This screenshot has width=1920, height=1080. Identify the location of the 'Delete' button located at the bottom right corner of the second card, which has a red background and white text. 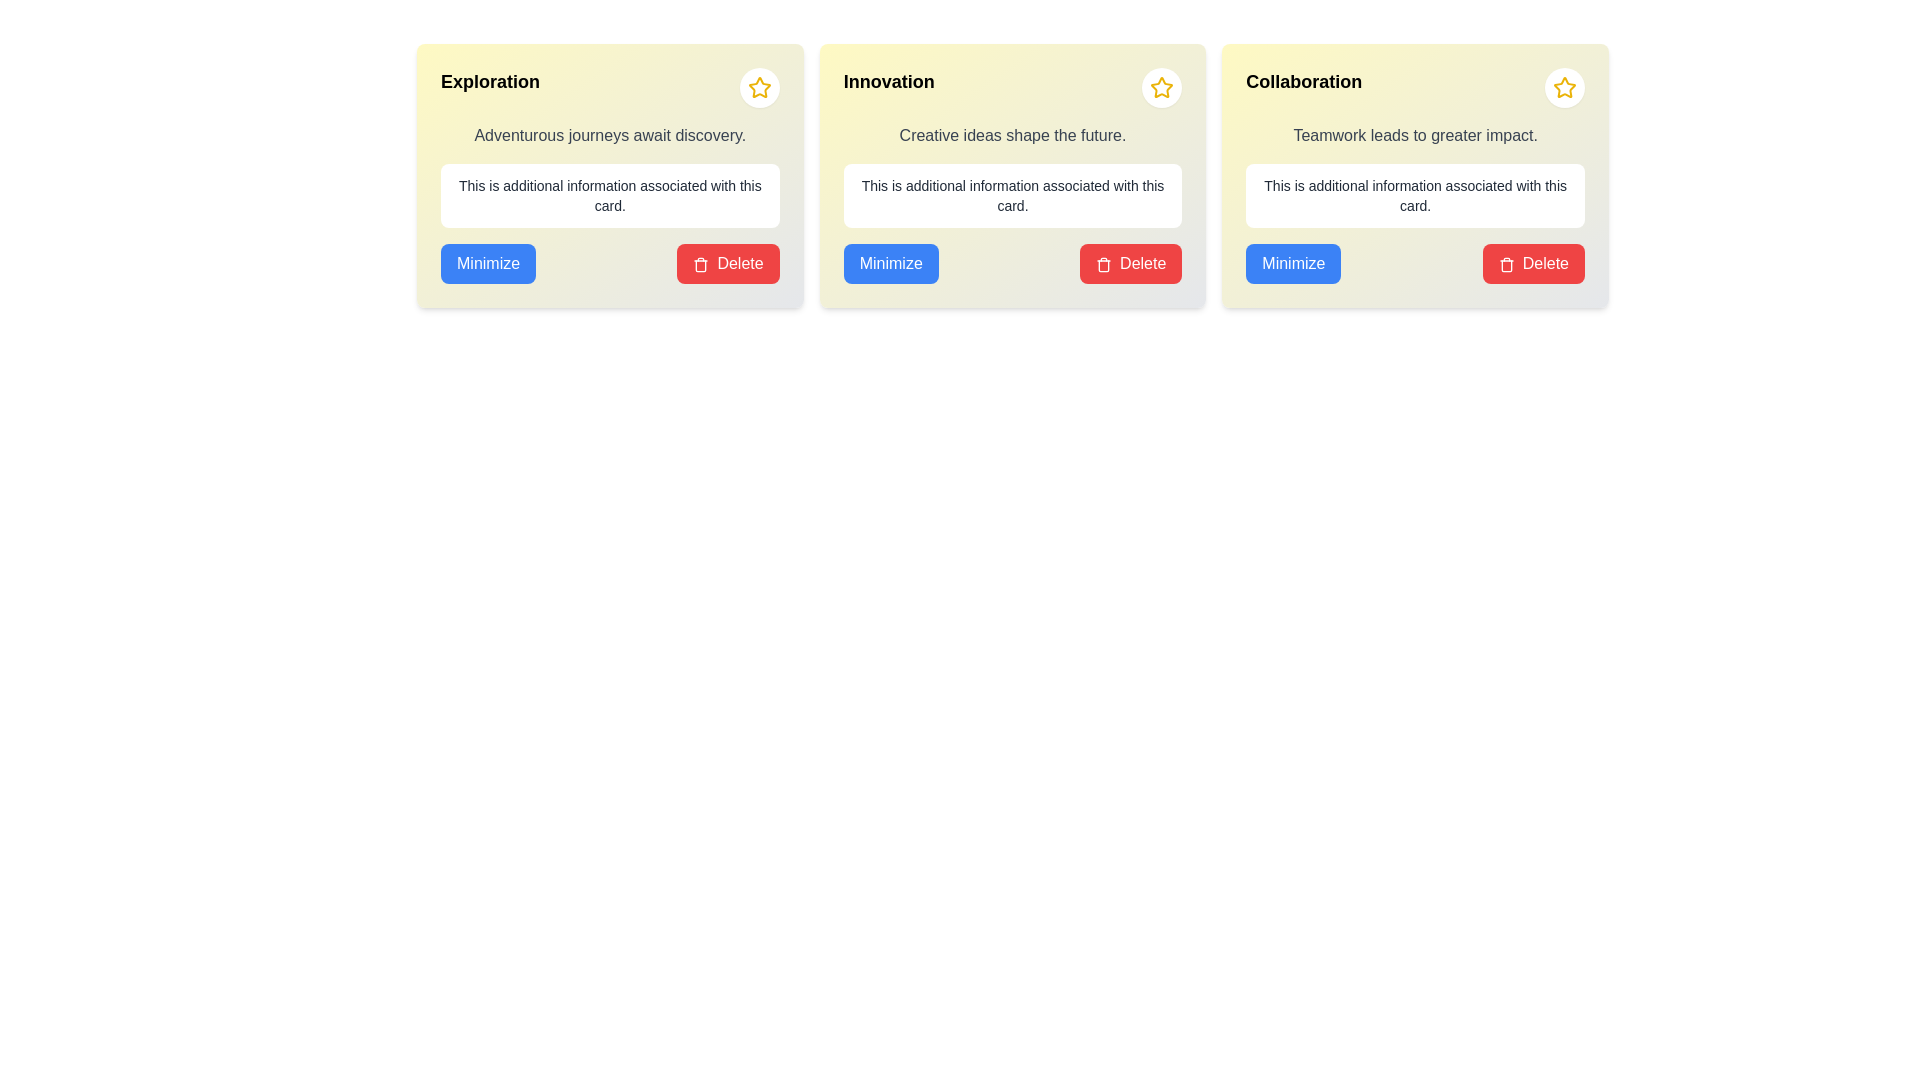
(1131, 262).